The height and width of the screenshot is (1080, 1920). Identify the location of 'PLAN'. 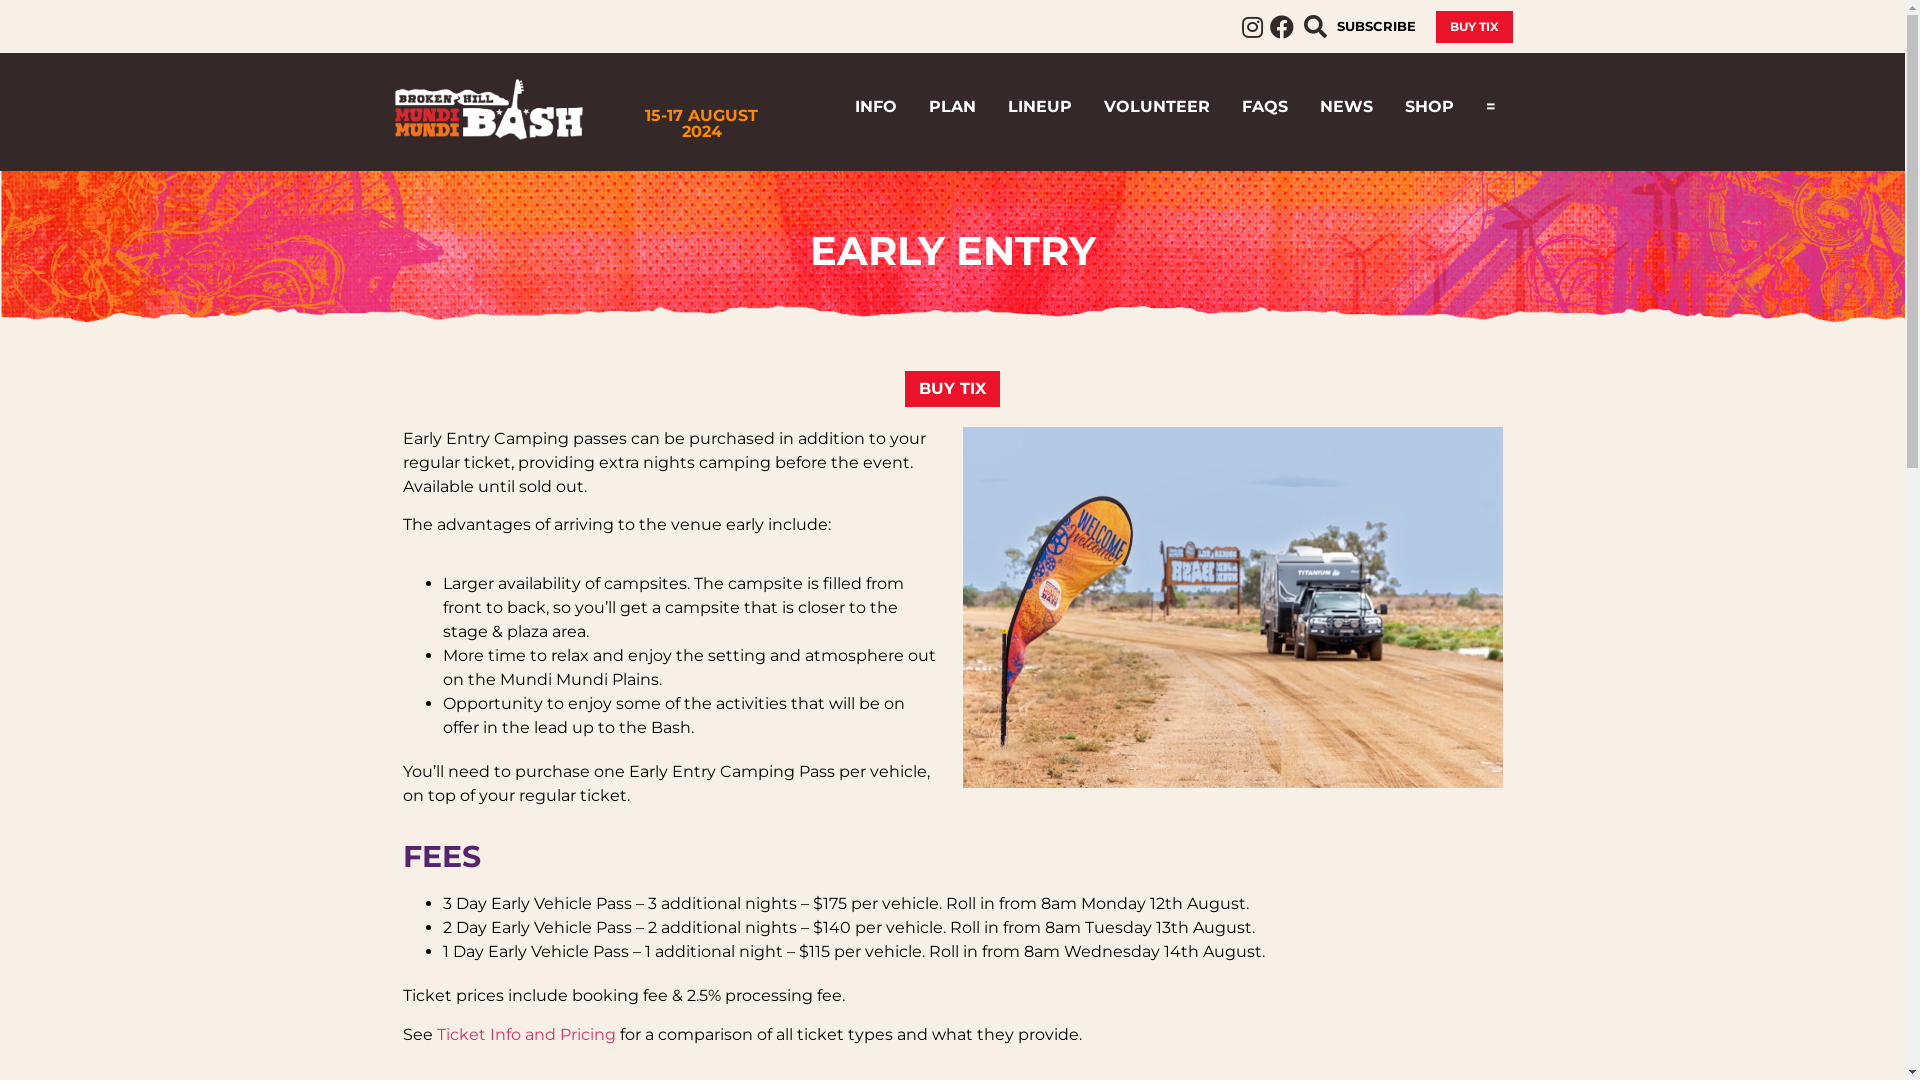
(951, 107).